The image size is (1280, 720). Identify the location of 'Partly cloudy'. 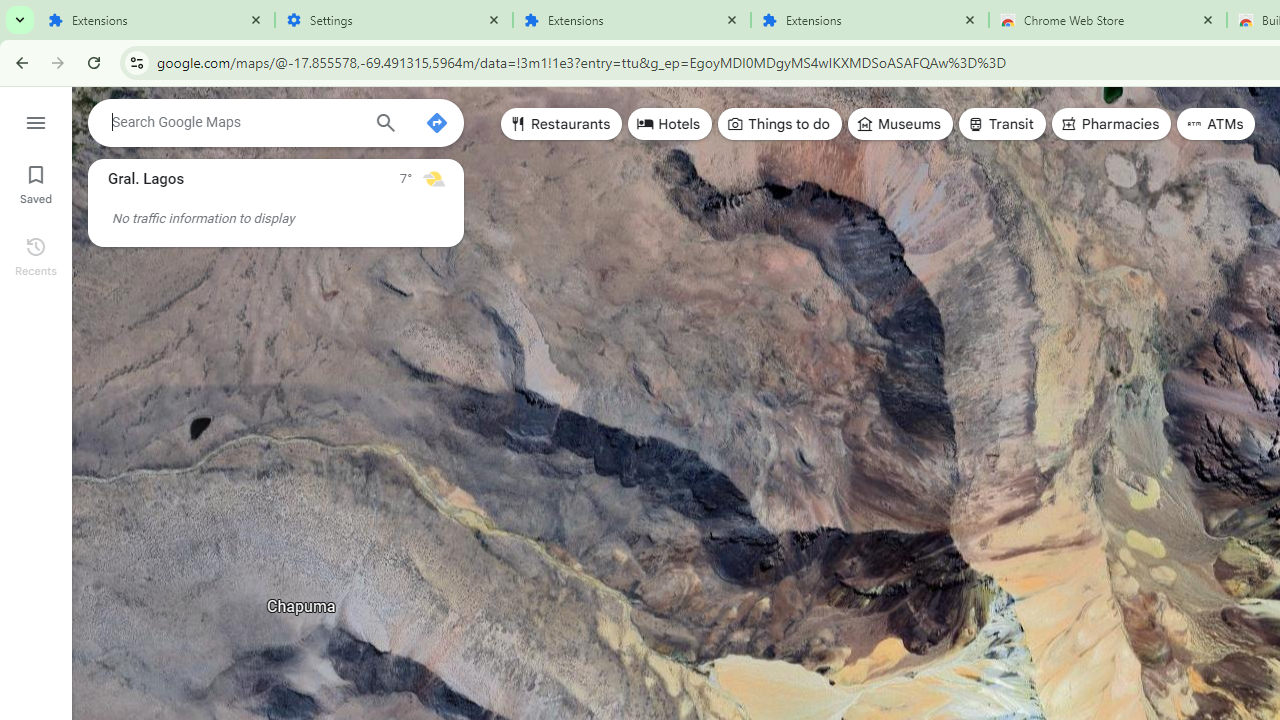
(432, 177).